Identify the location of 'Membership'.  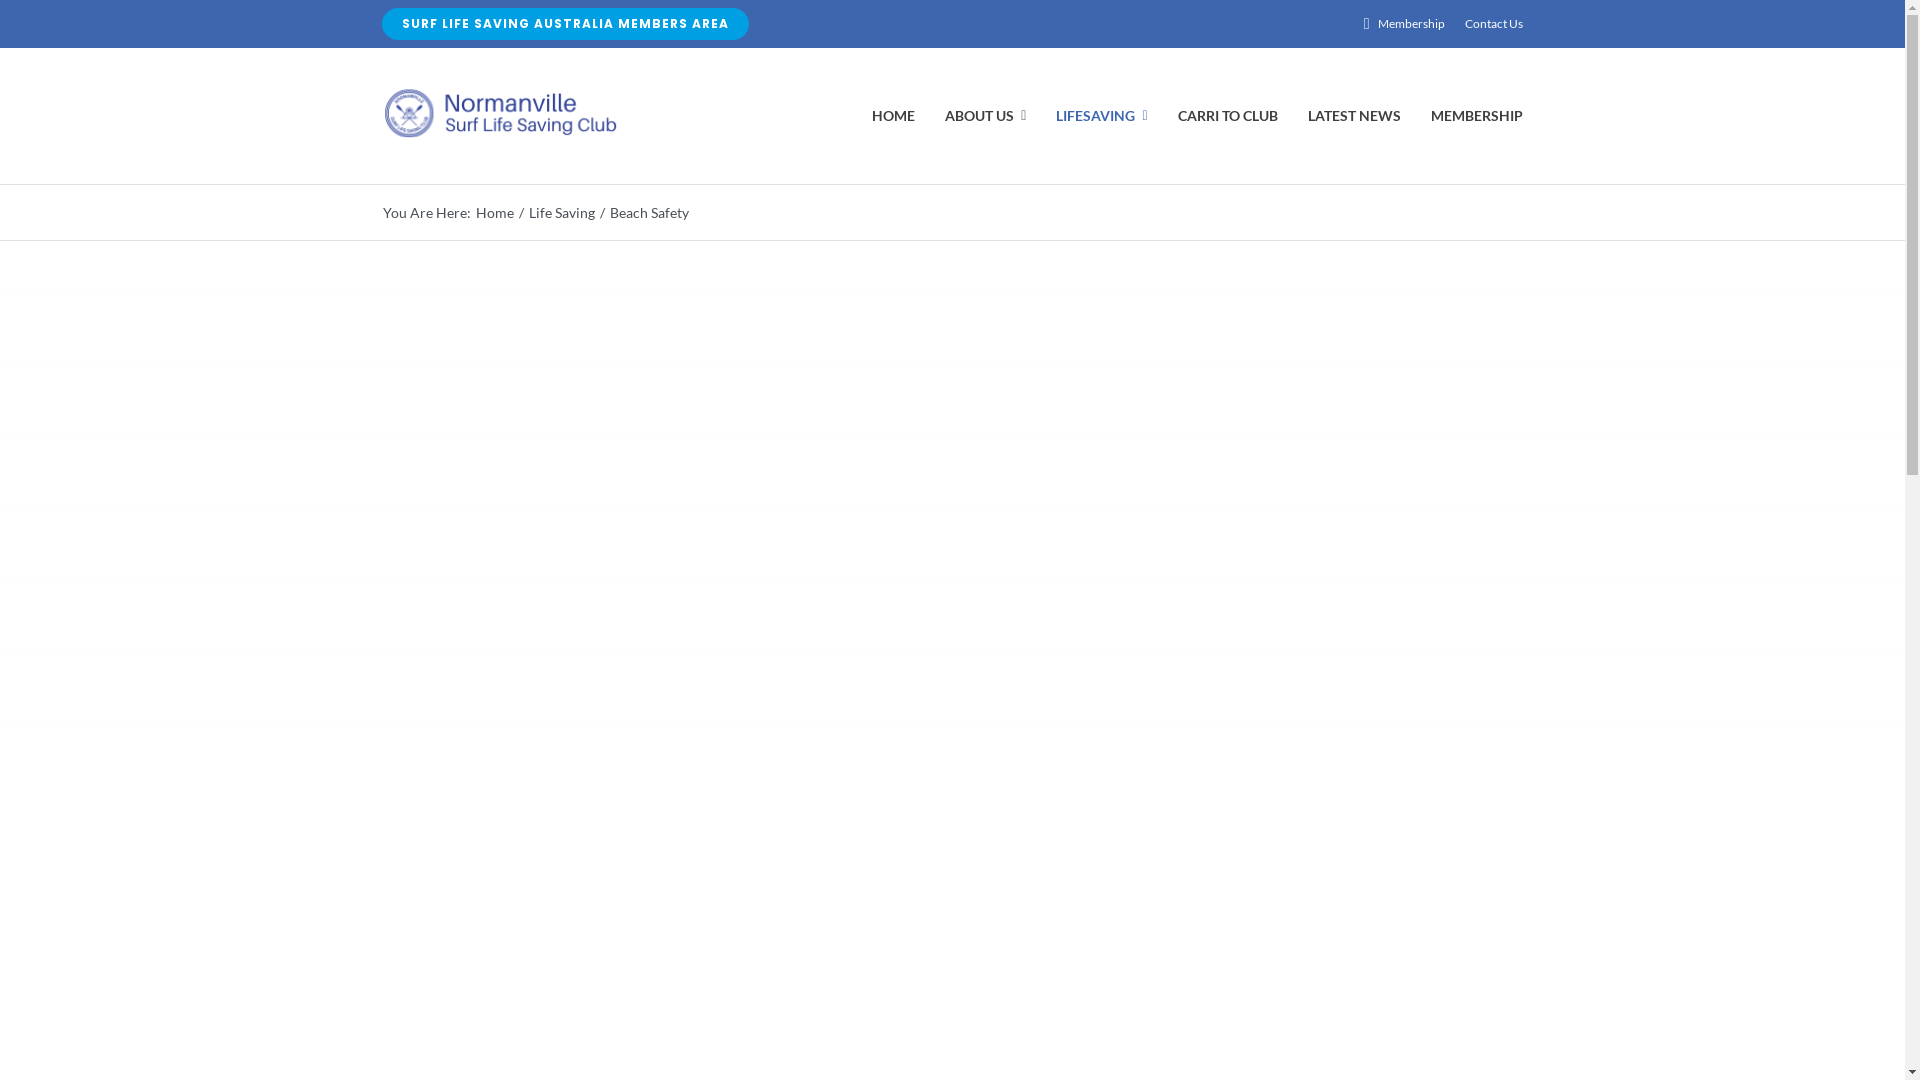
(1399, 23).